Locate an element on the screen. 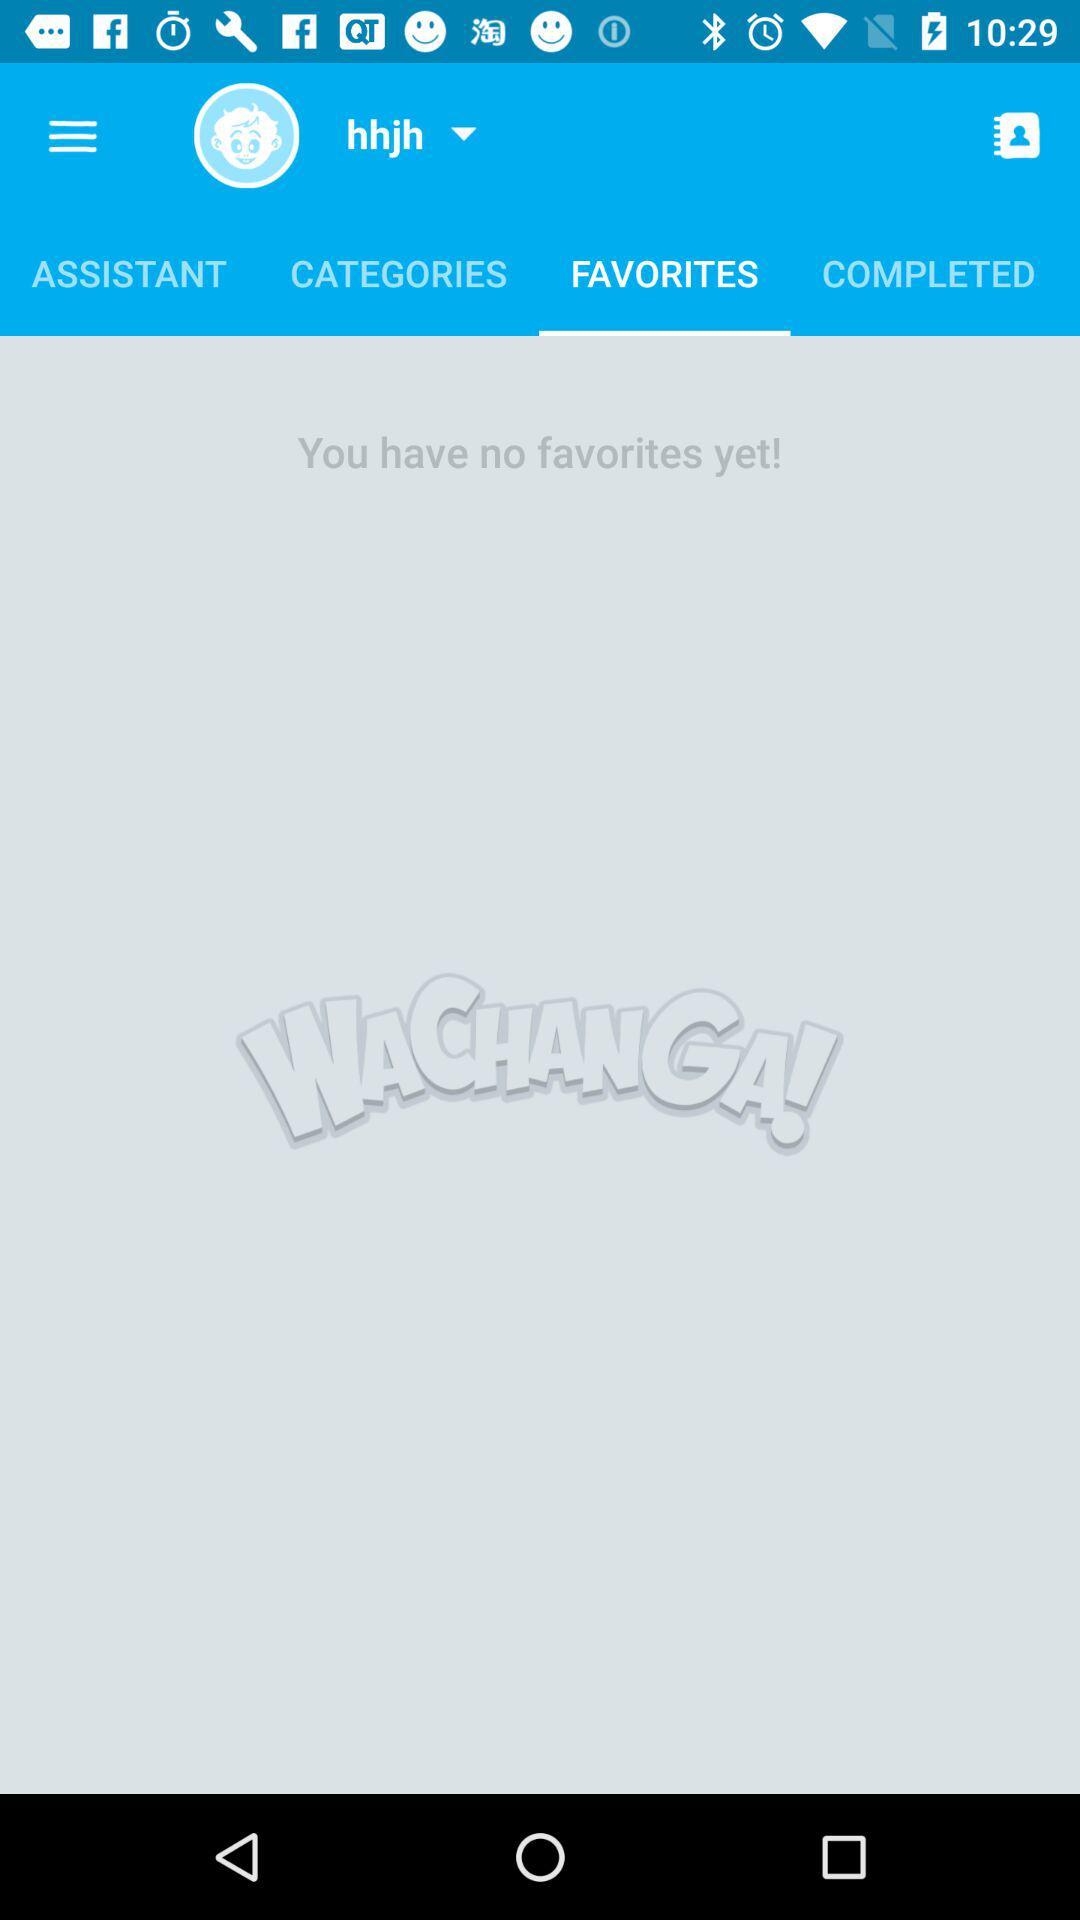 This screenshot has height=1920, width=1080. taggle the profile is located at coordinates (245, 134).